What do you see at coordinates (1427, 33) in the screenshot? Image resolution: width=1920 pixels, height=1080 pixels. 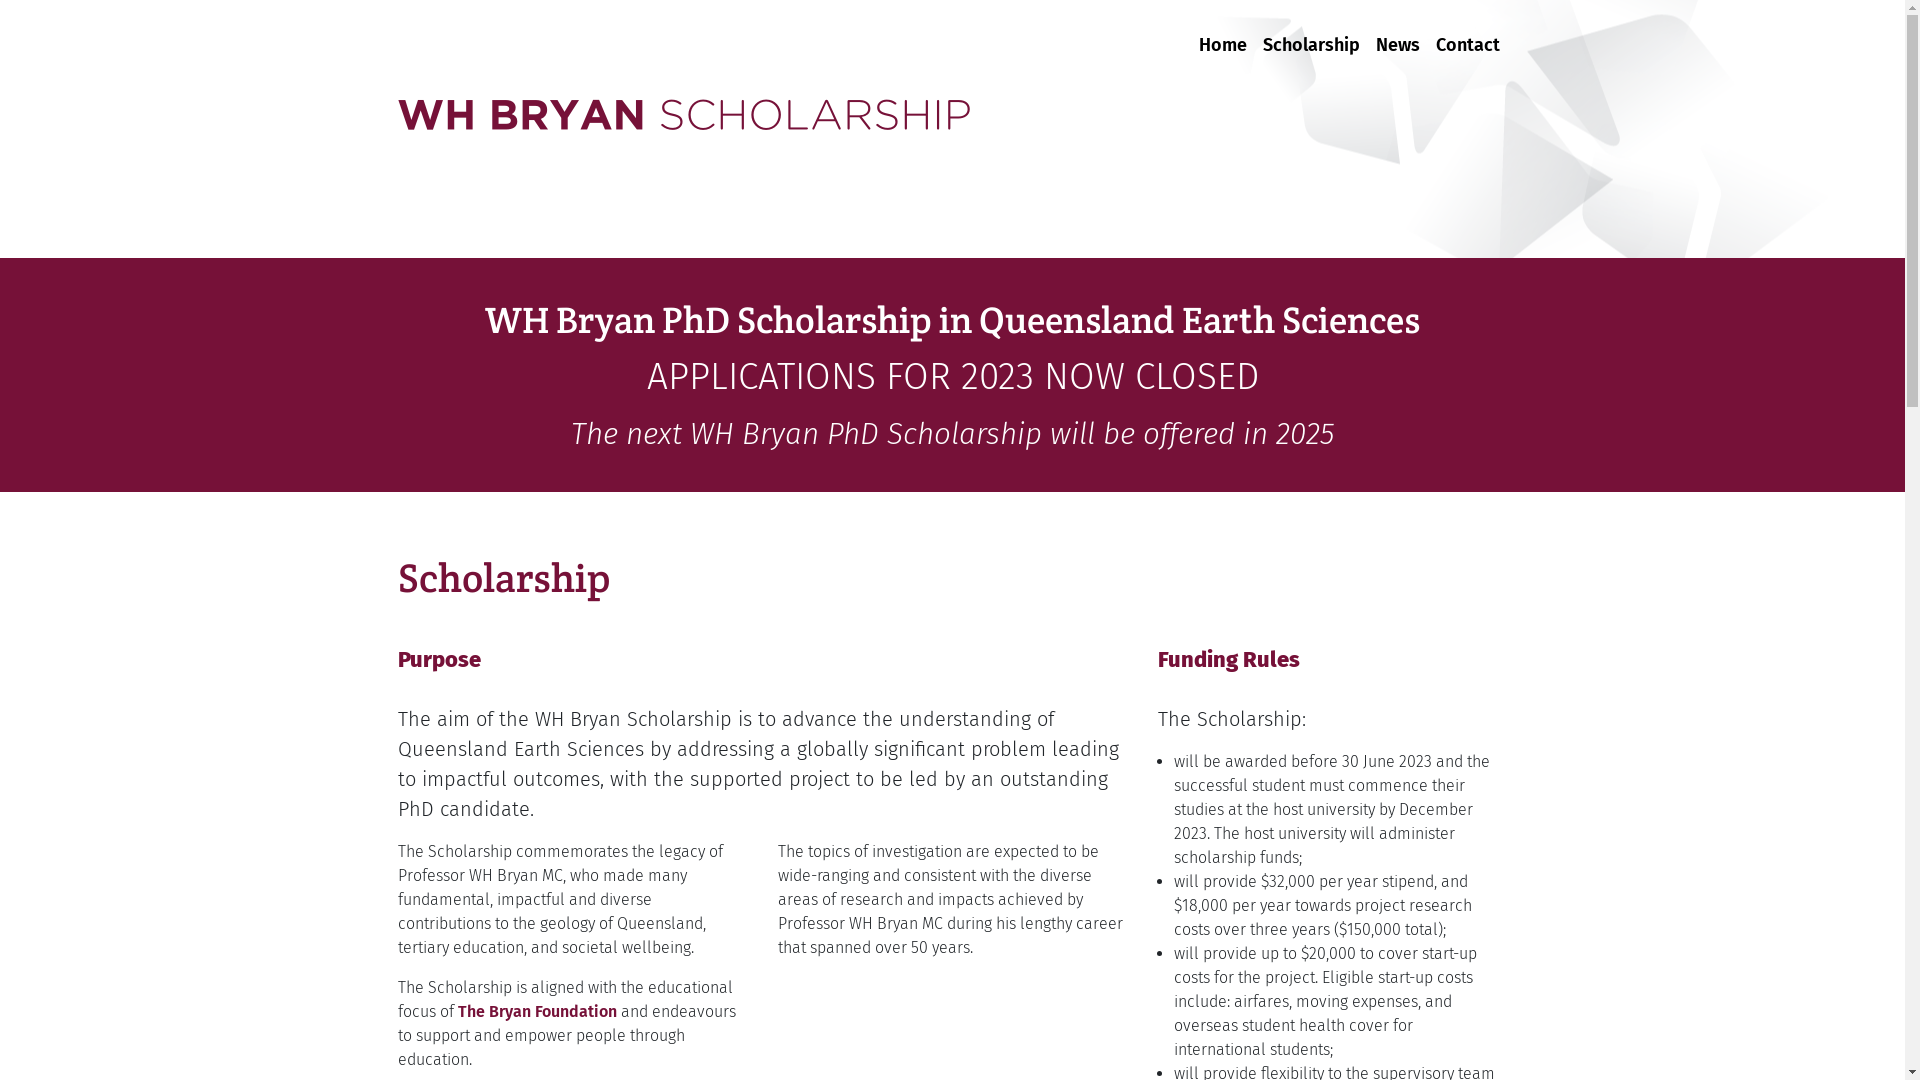 I see `'Contact'` at bounding box center [1427, 33].